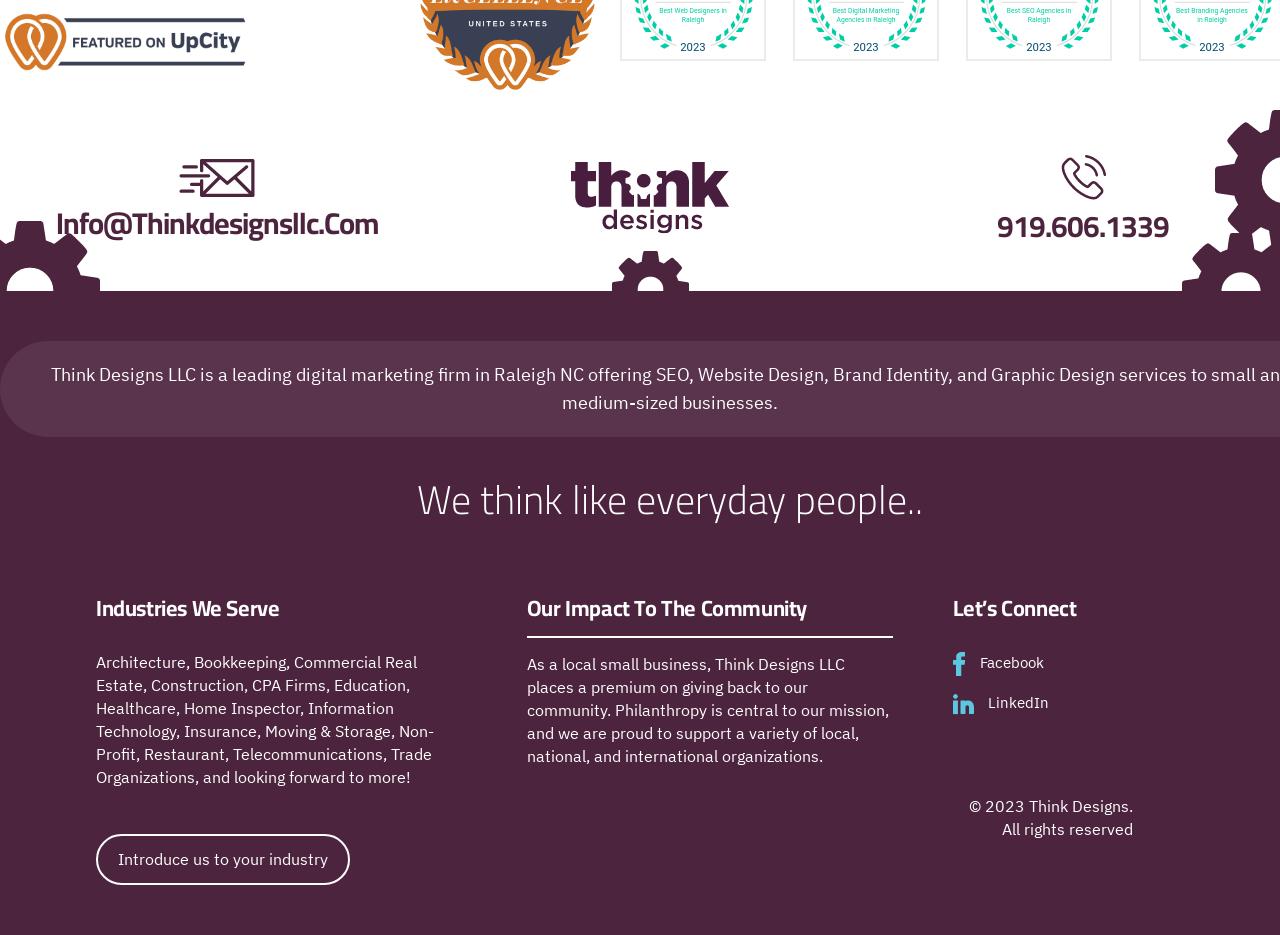 Image resolution: width=1280 pixels, height=935 pixels. Describe the element at coordinates (1082, 225) in the screenshot. I see `'919.606.1339'` at that location.